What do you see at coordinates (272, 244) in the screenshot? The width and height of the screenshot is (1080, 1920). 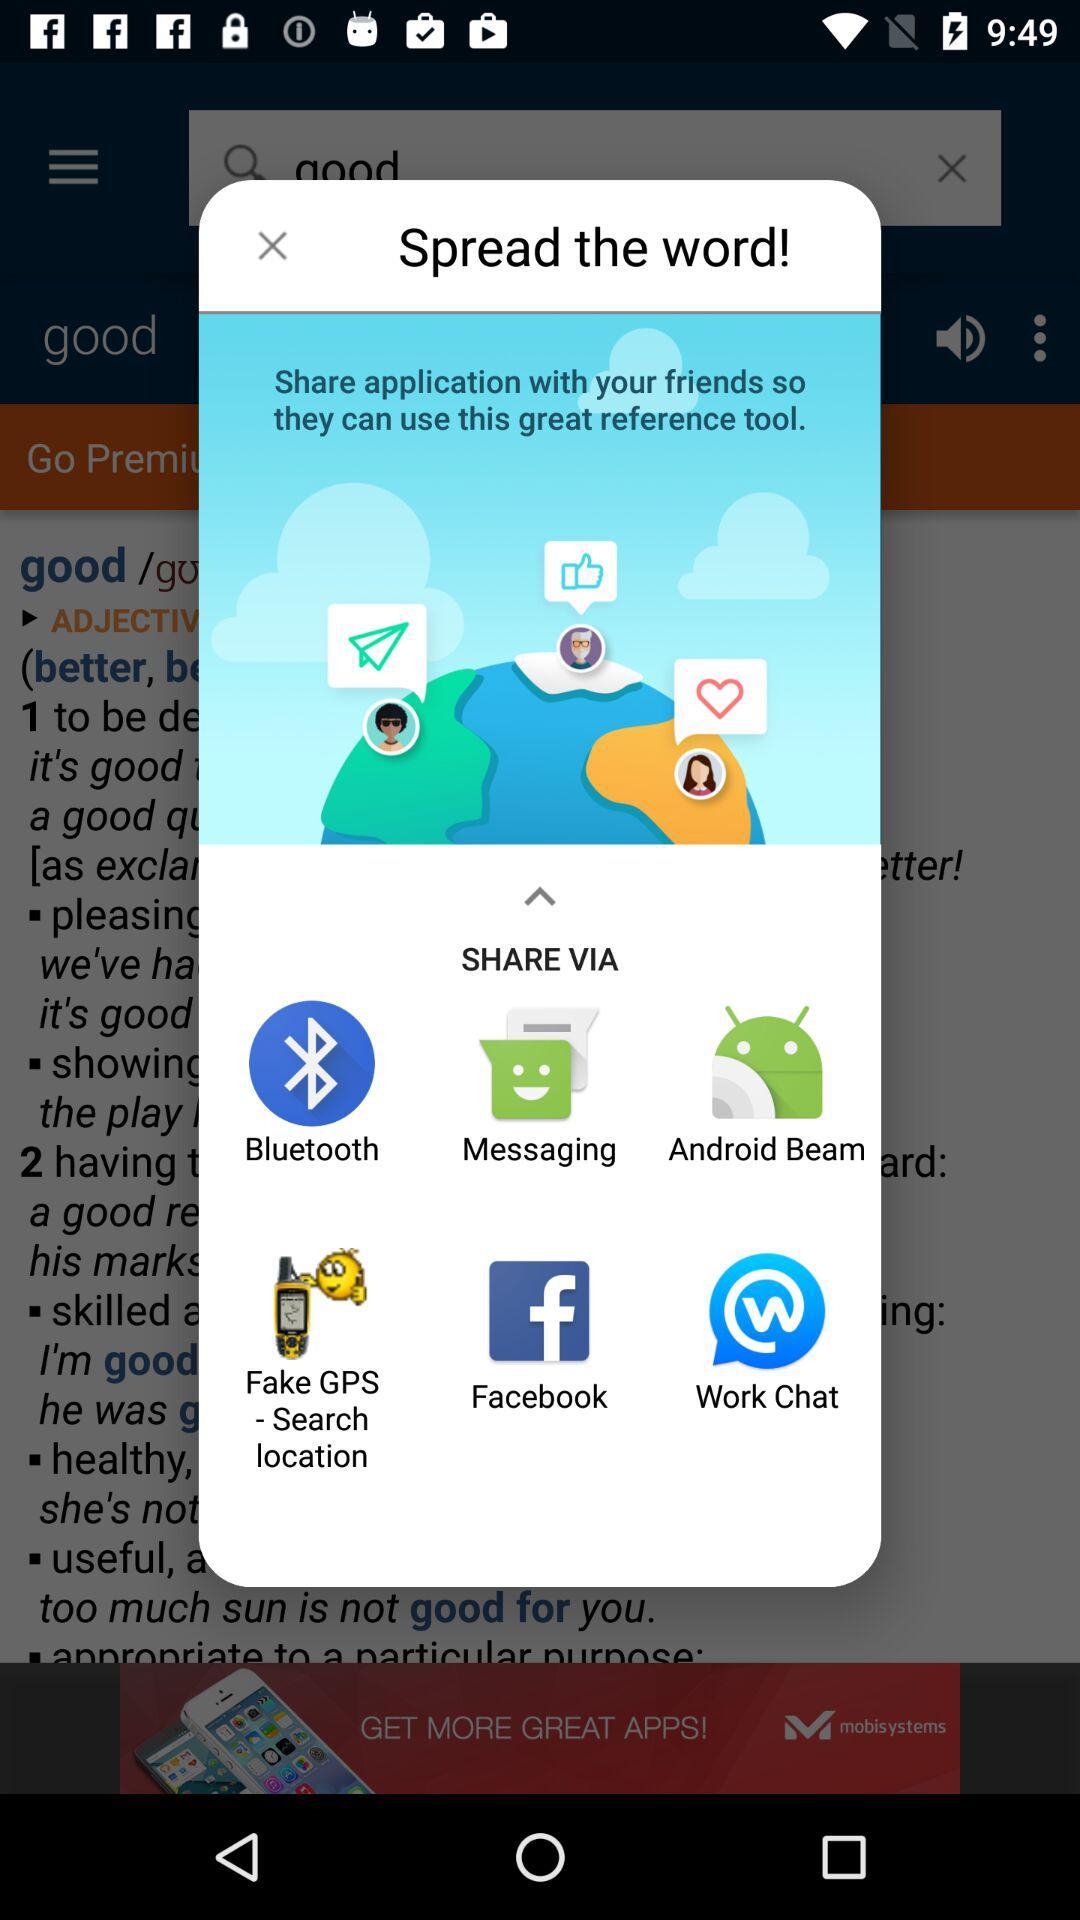 I see `the icon next to spread the word! item` at bounding box center [272, 244].